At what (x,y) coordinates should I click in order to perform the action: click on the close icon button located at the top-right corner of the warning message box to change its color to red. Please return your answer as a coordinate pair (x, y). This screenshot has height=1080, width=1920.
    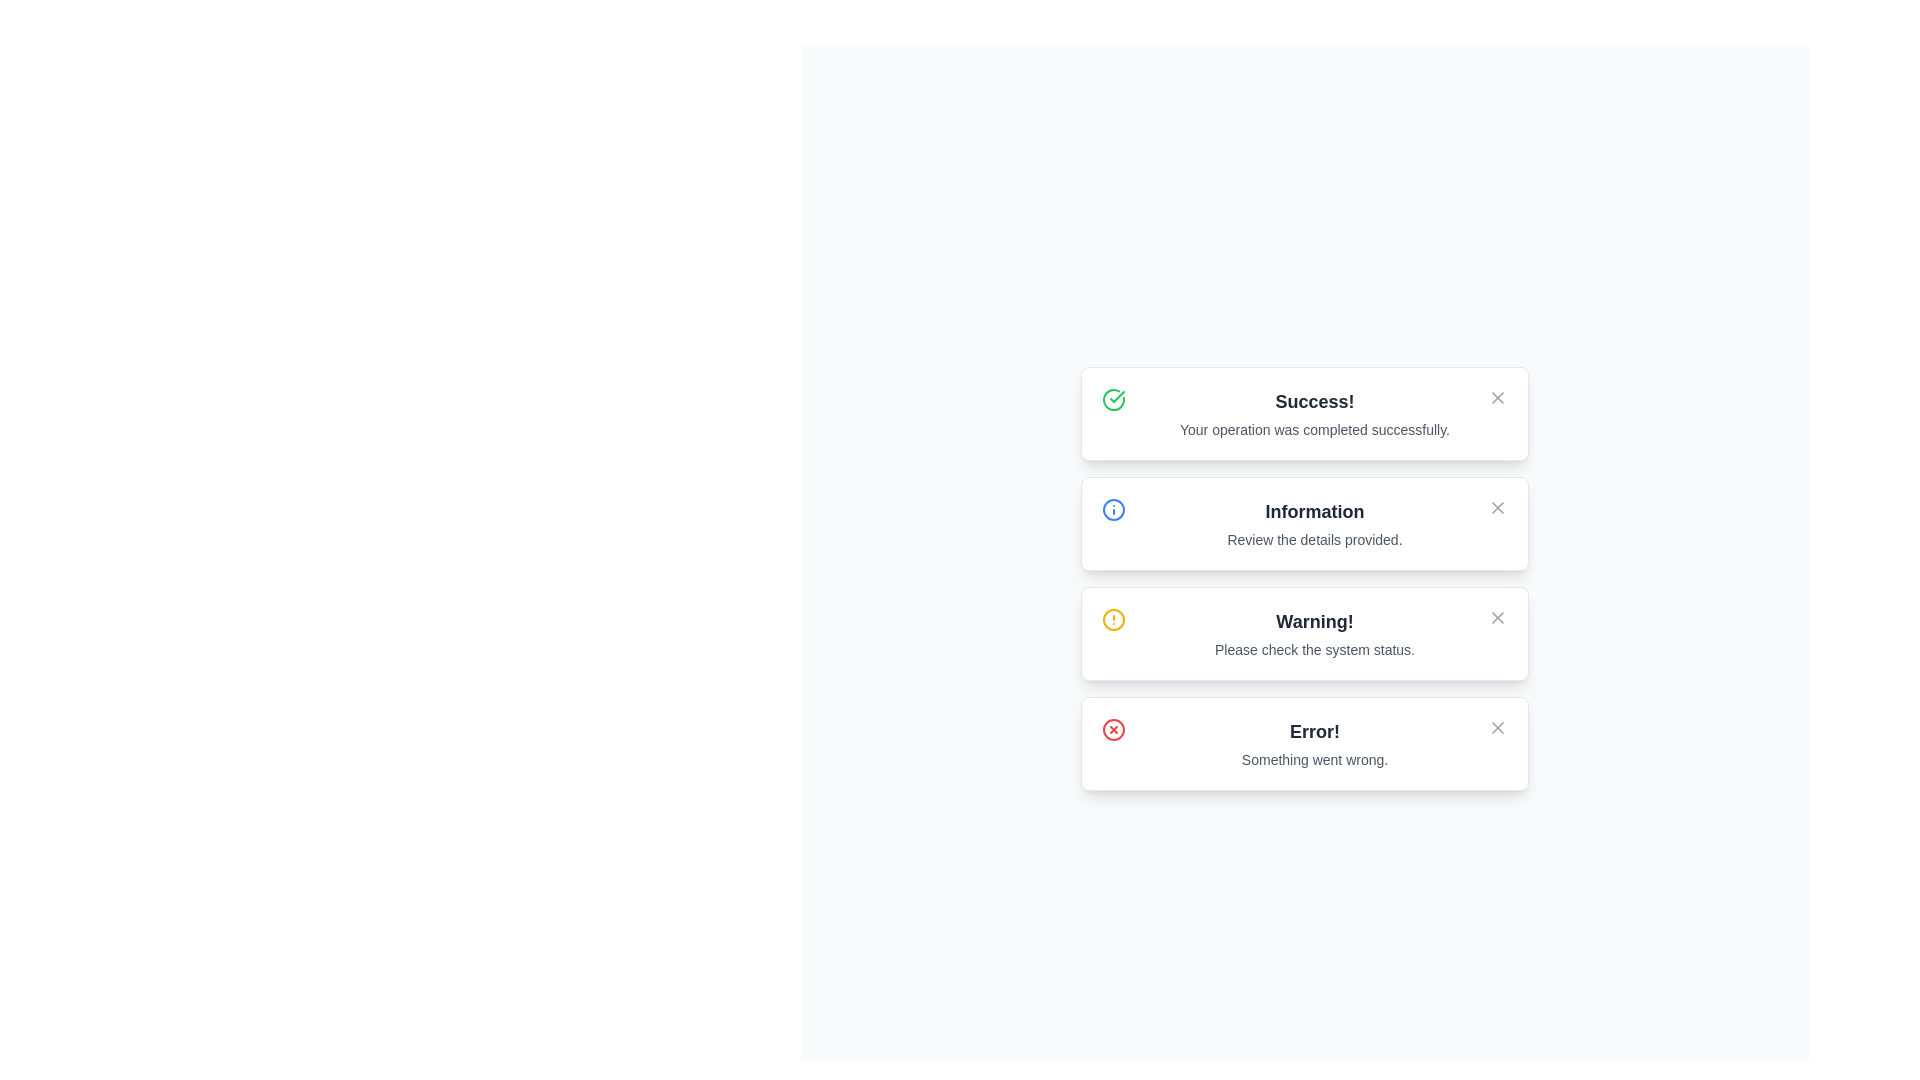
    Looking at the image, I should click on (1497, 616).